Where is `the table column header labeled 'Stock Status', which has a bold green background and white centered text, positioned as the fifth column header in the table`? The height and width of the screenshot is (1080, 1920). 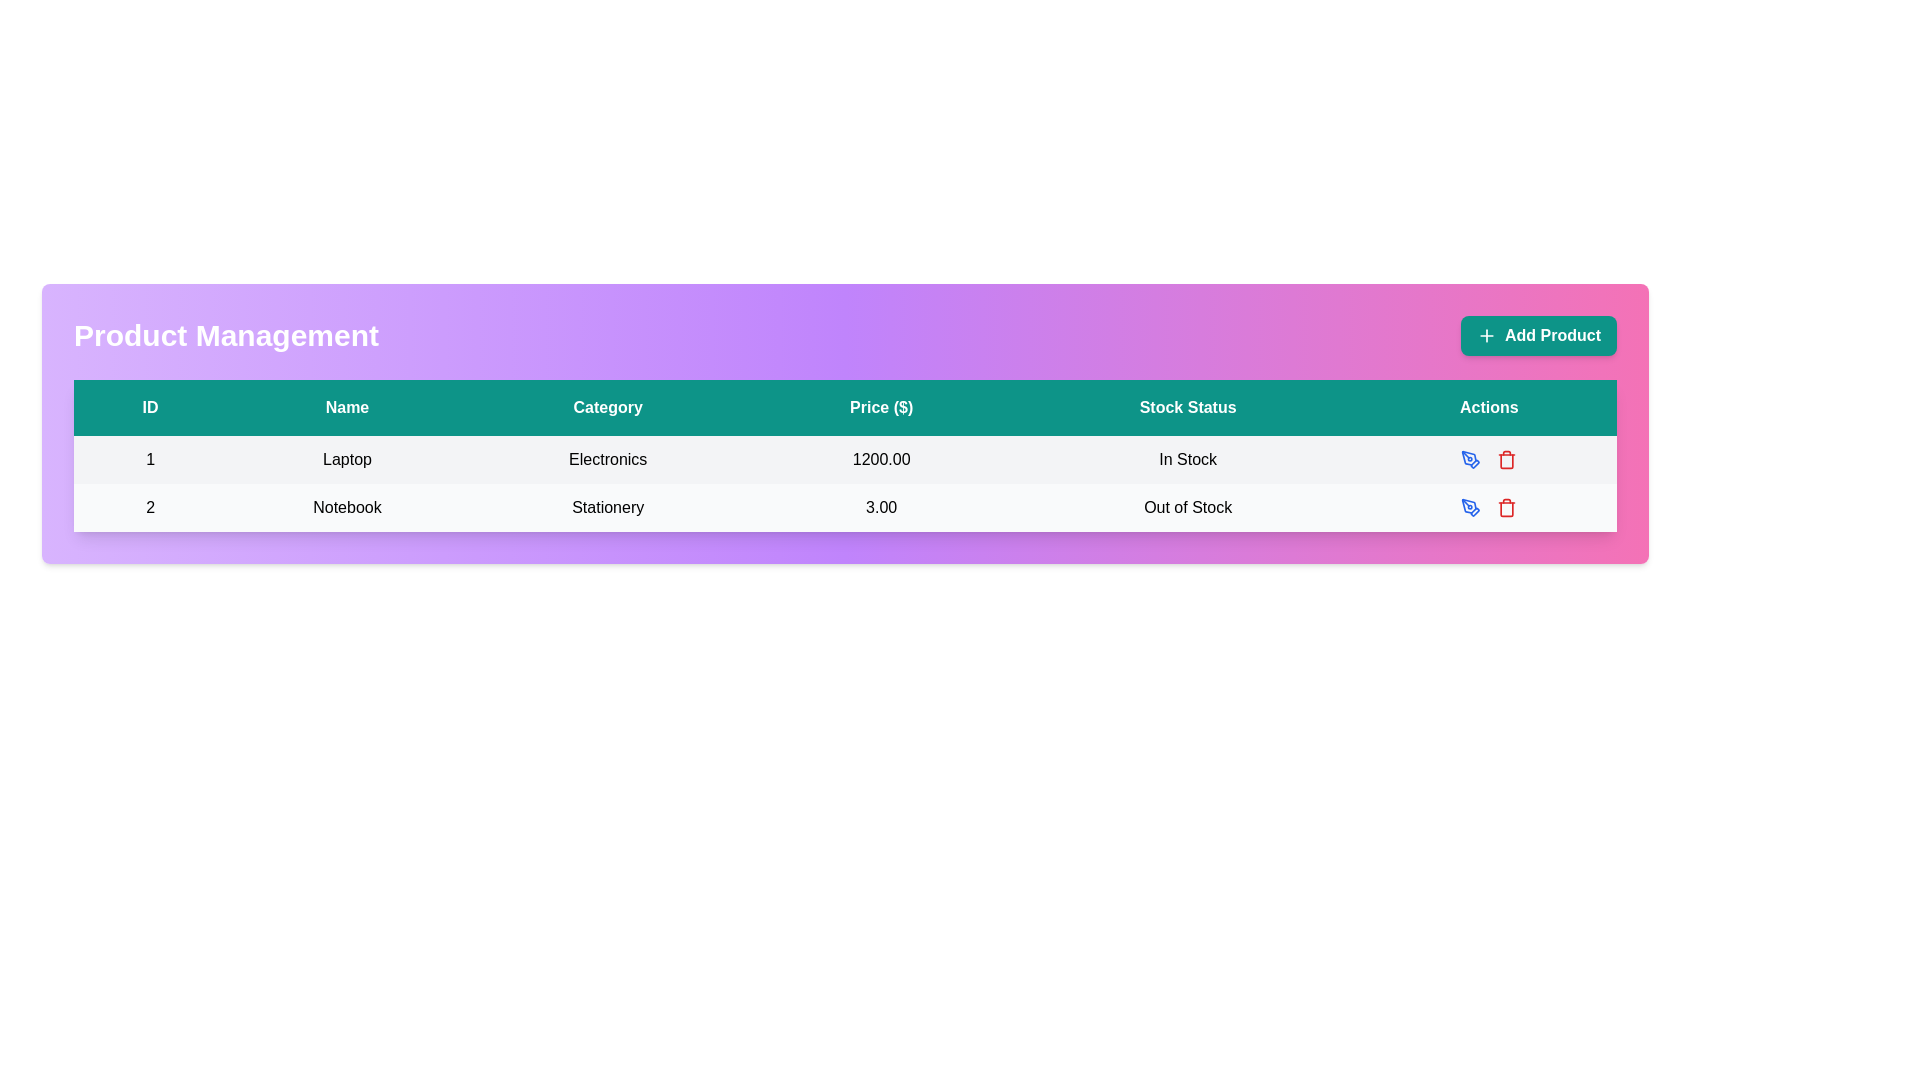
the table column header labeled 'Stock Status', which has a bold green background and white centered text, positioned as the fifth column header in the table is located at coordinates (1188, 407).